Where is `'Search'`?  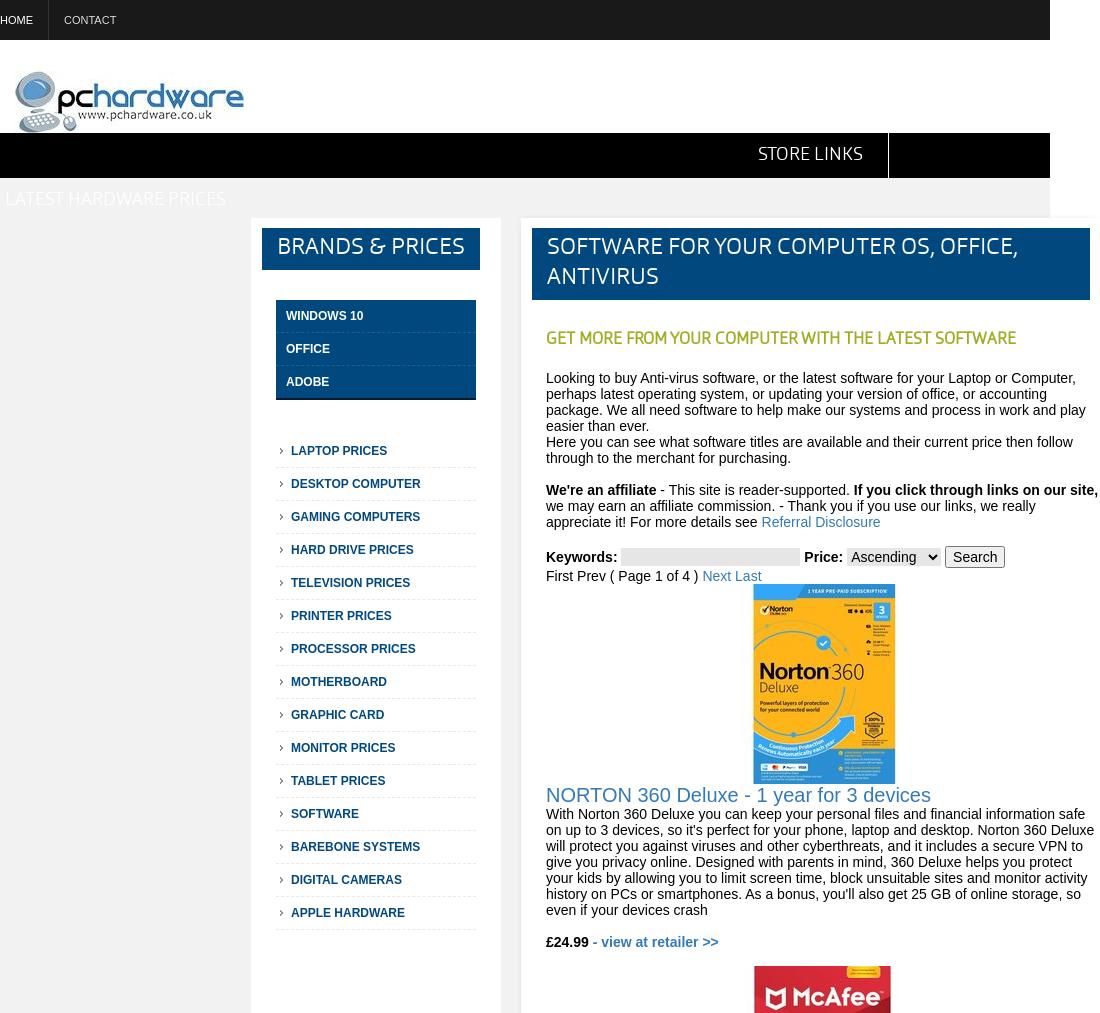 'Search' is located at coordinates (974, 557).